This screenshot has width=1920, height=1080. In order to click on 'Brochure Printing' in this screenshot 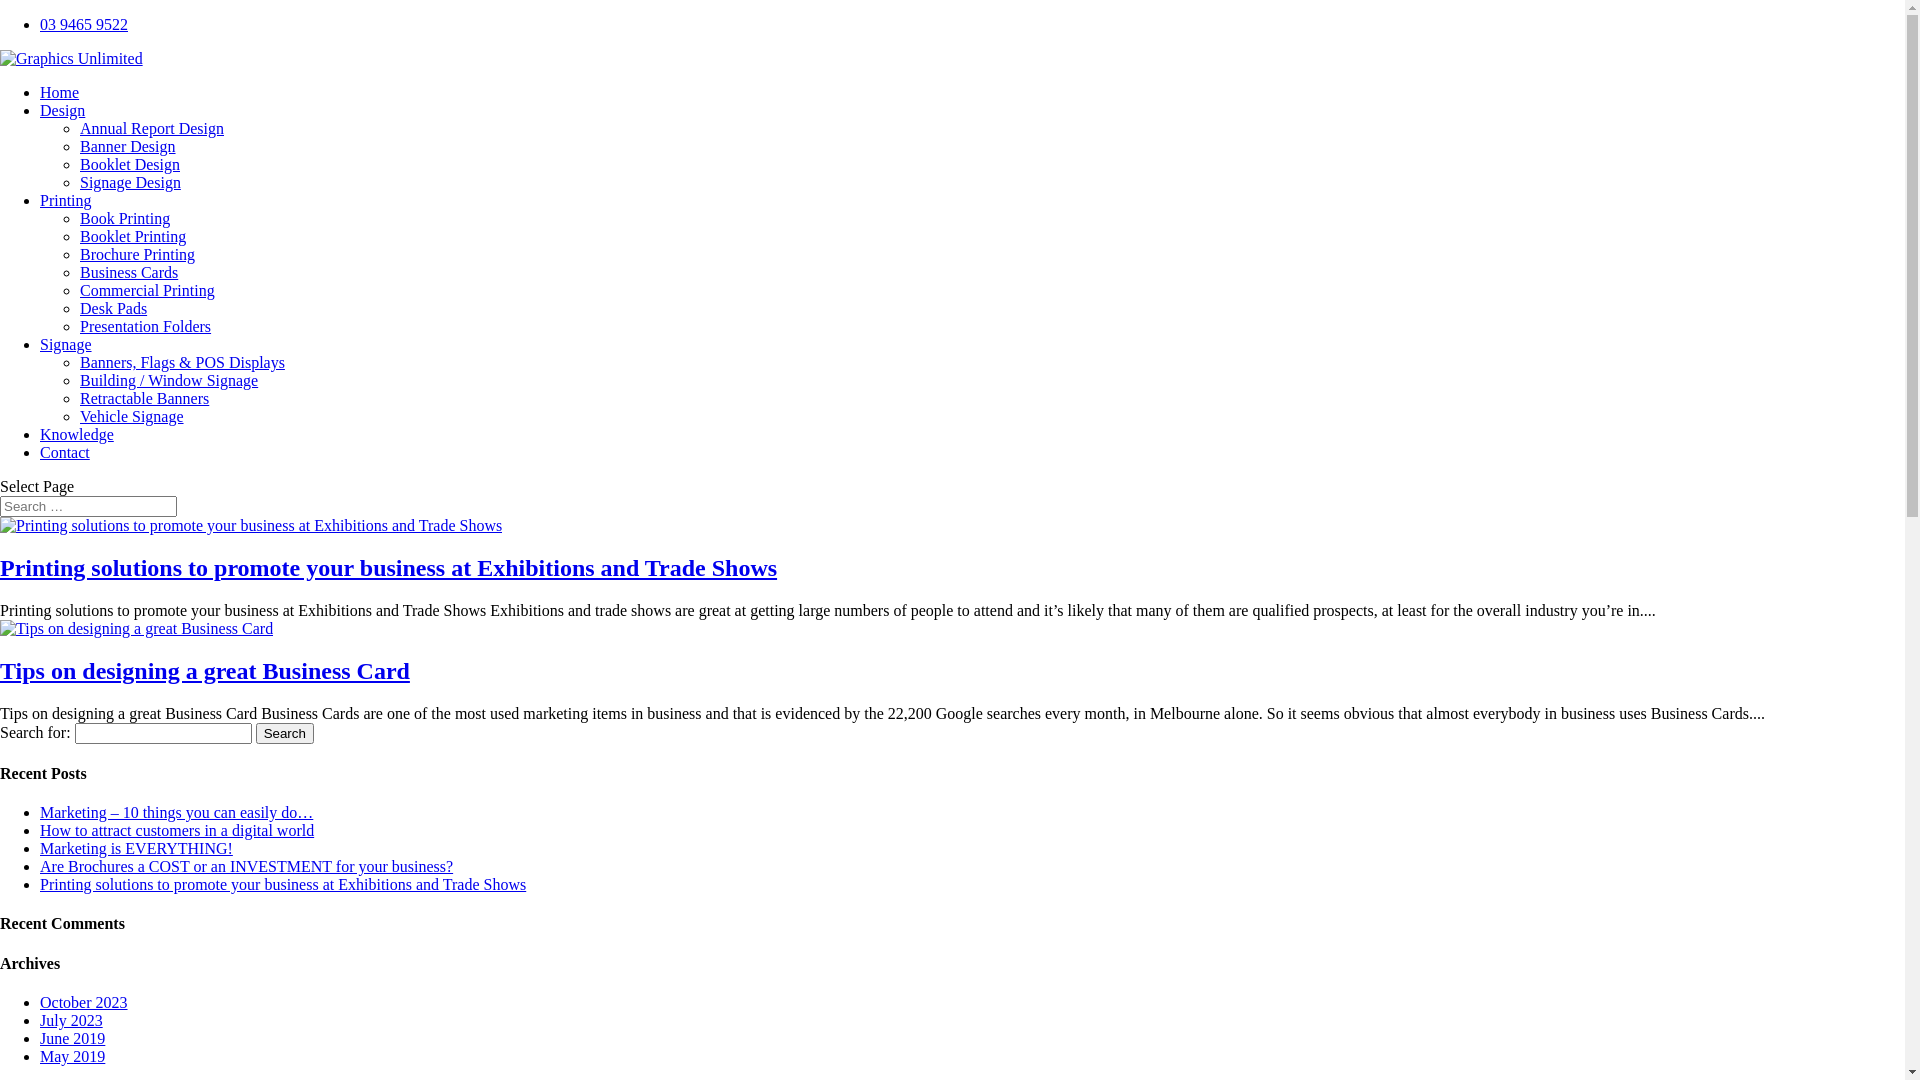, I will do `click(80, 253)`.